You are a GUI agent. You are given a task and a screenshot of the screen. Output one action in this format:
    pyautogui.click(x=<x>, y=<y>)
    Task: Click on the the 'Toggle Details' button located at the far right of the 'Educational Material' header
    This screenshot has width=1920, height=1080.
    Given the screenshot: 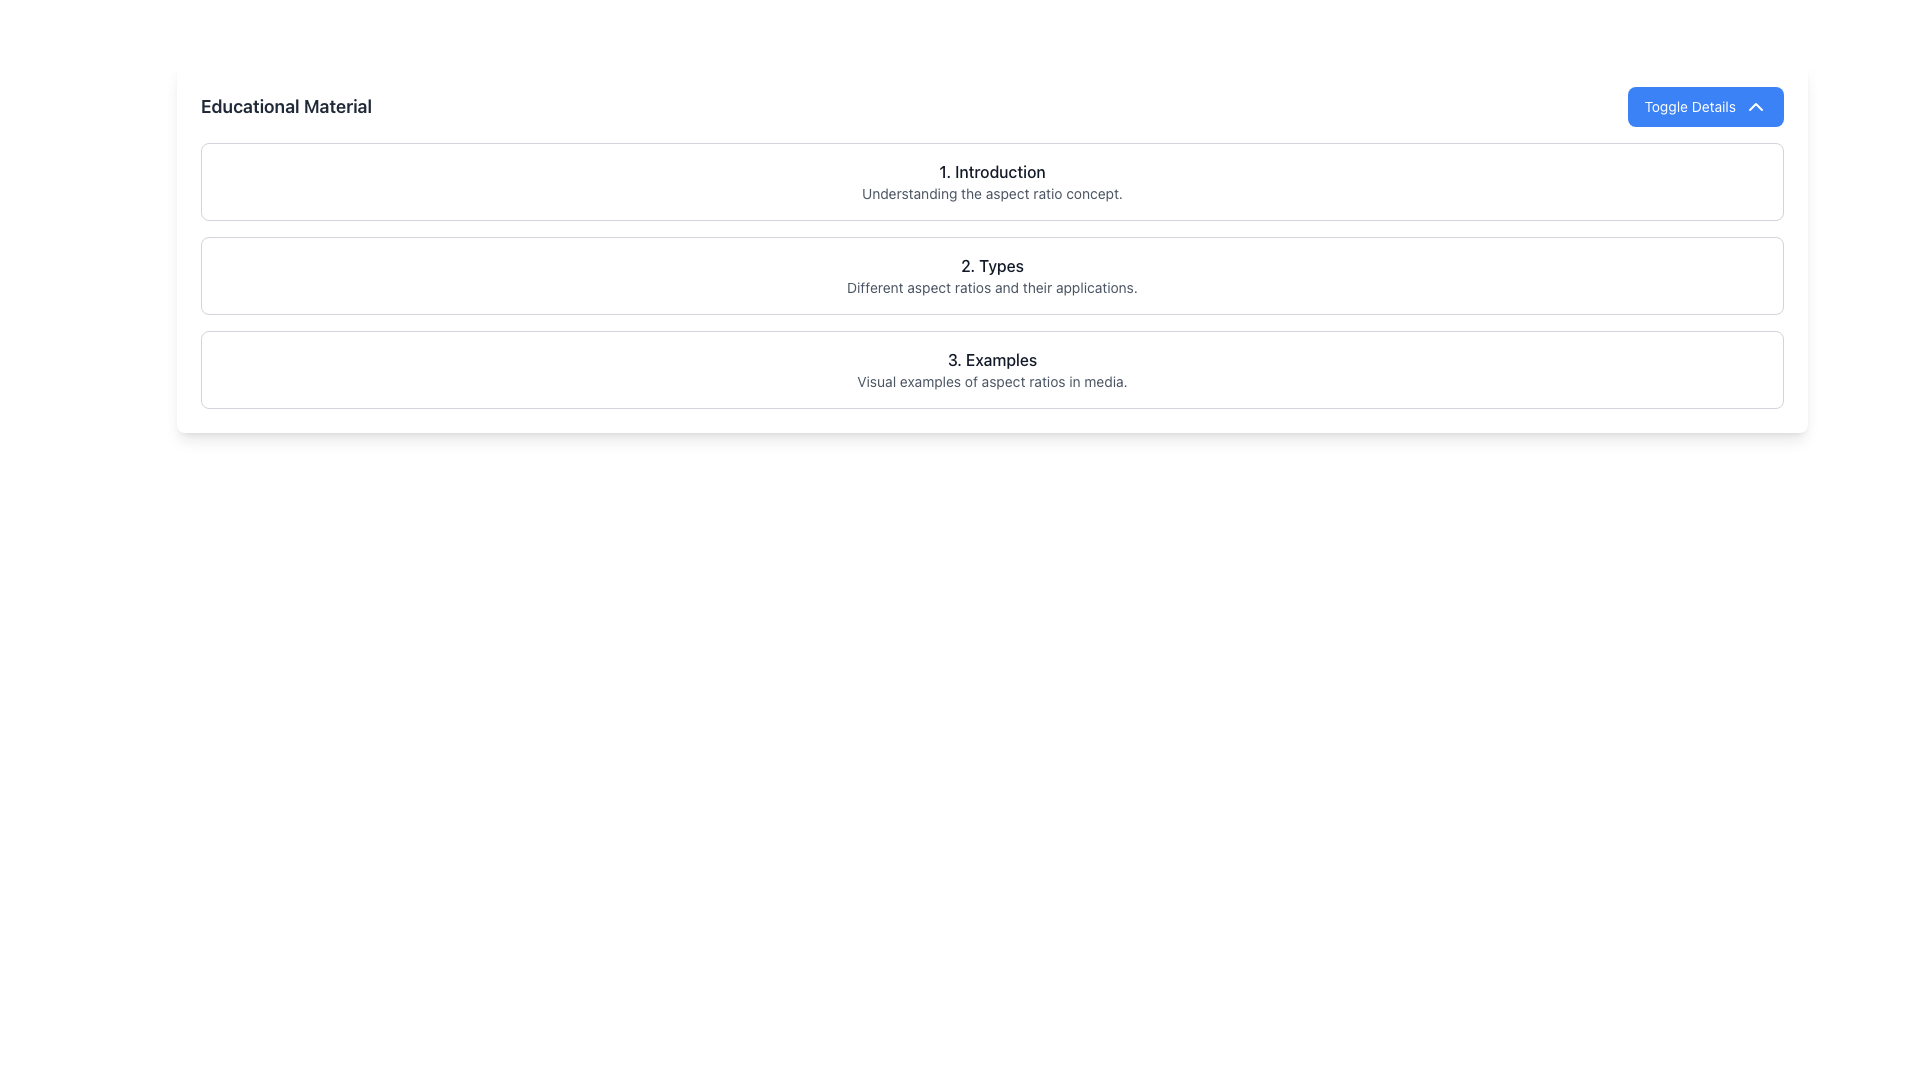 What is the action you would take?
    pyautogui.click(x=1705, y=107)
    